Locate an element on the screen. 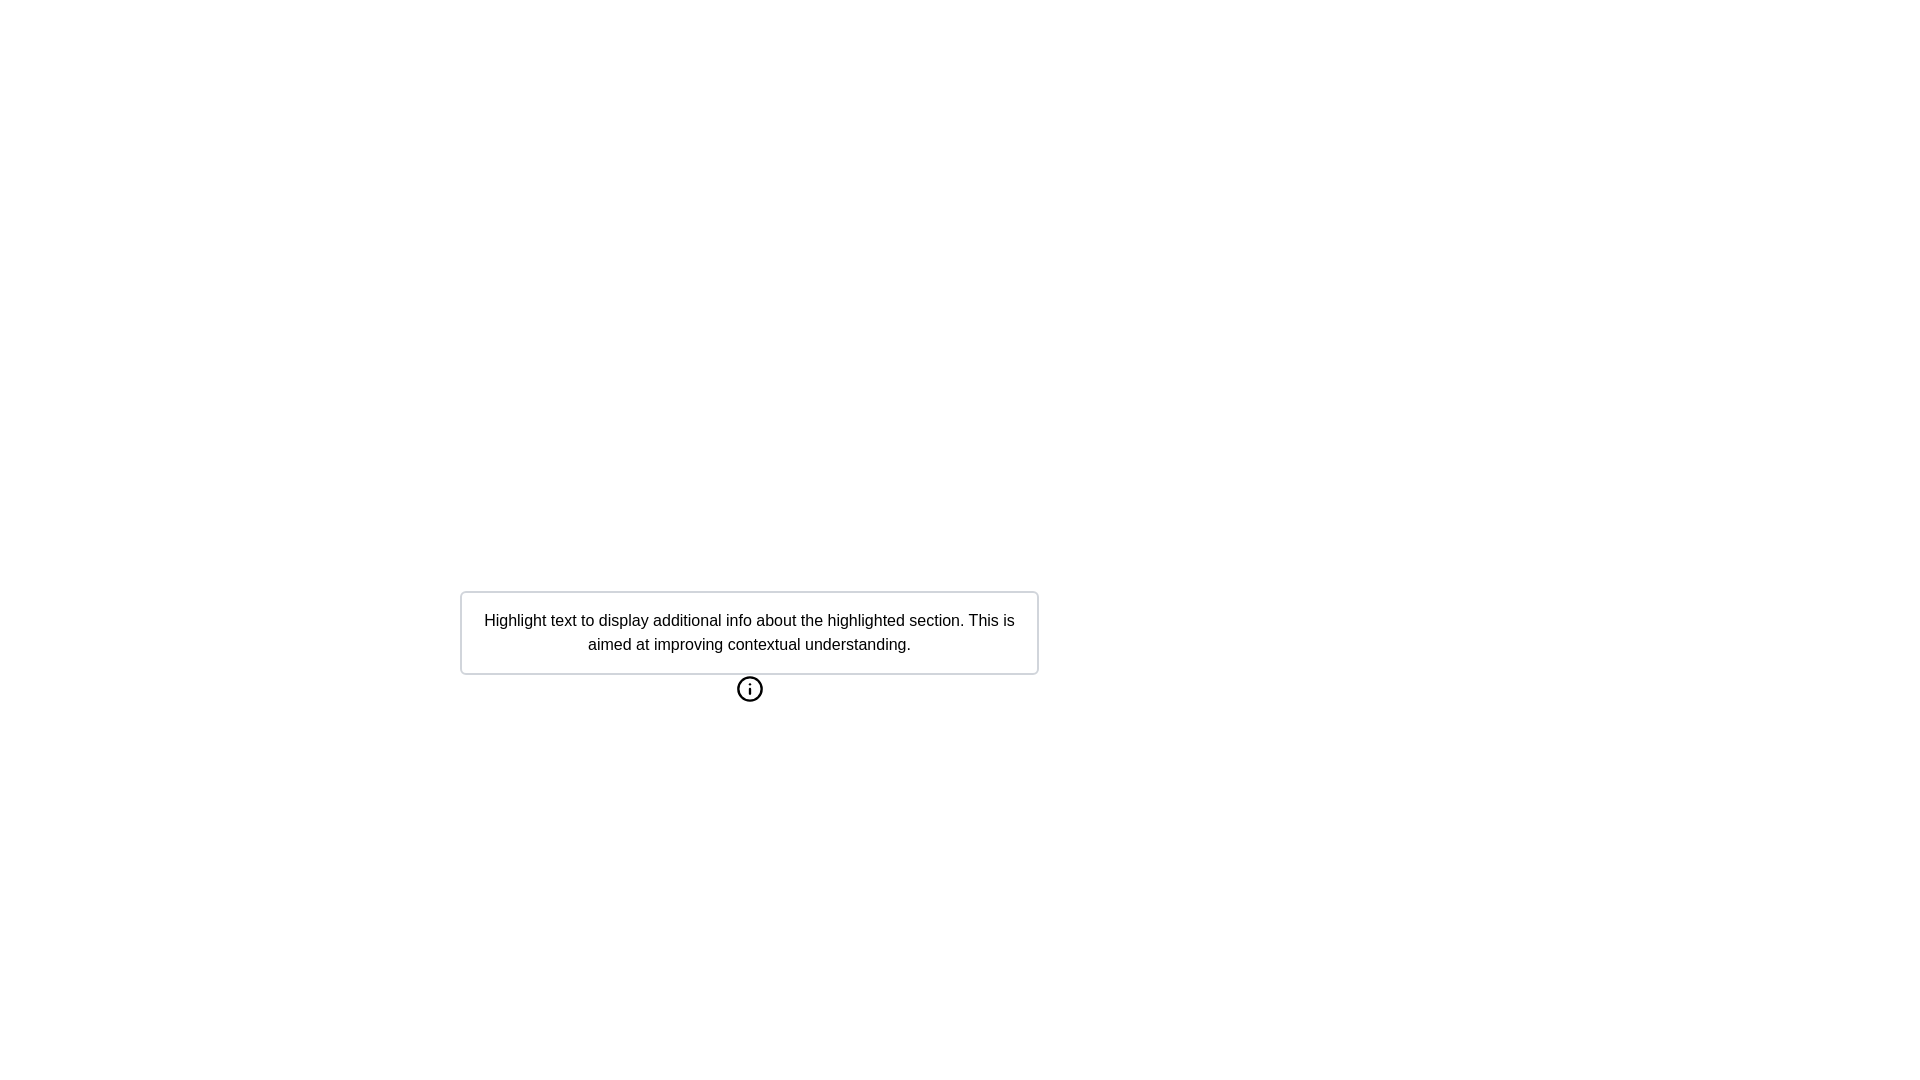 This screenshot has width=1920, height=1080. text from the Text Block which contains information about highlighting text for additional understanding, located above the circular icon for additional information is located at coordinates (748, 632).